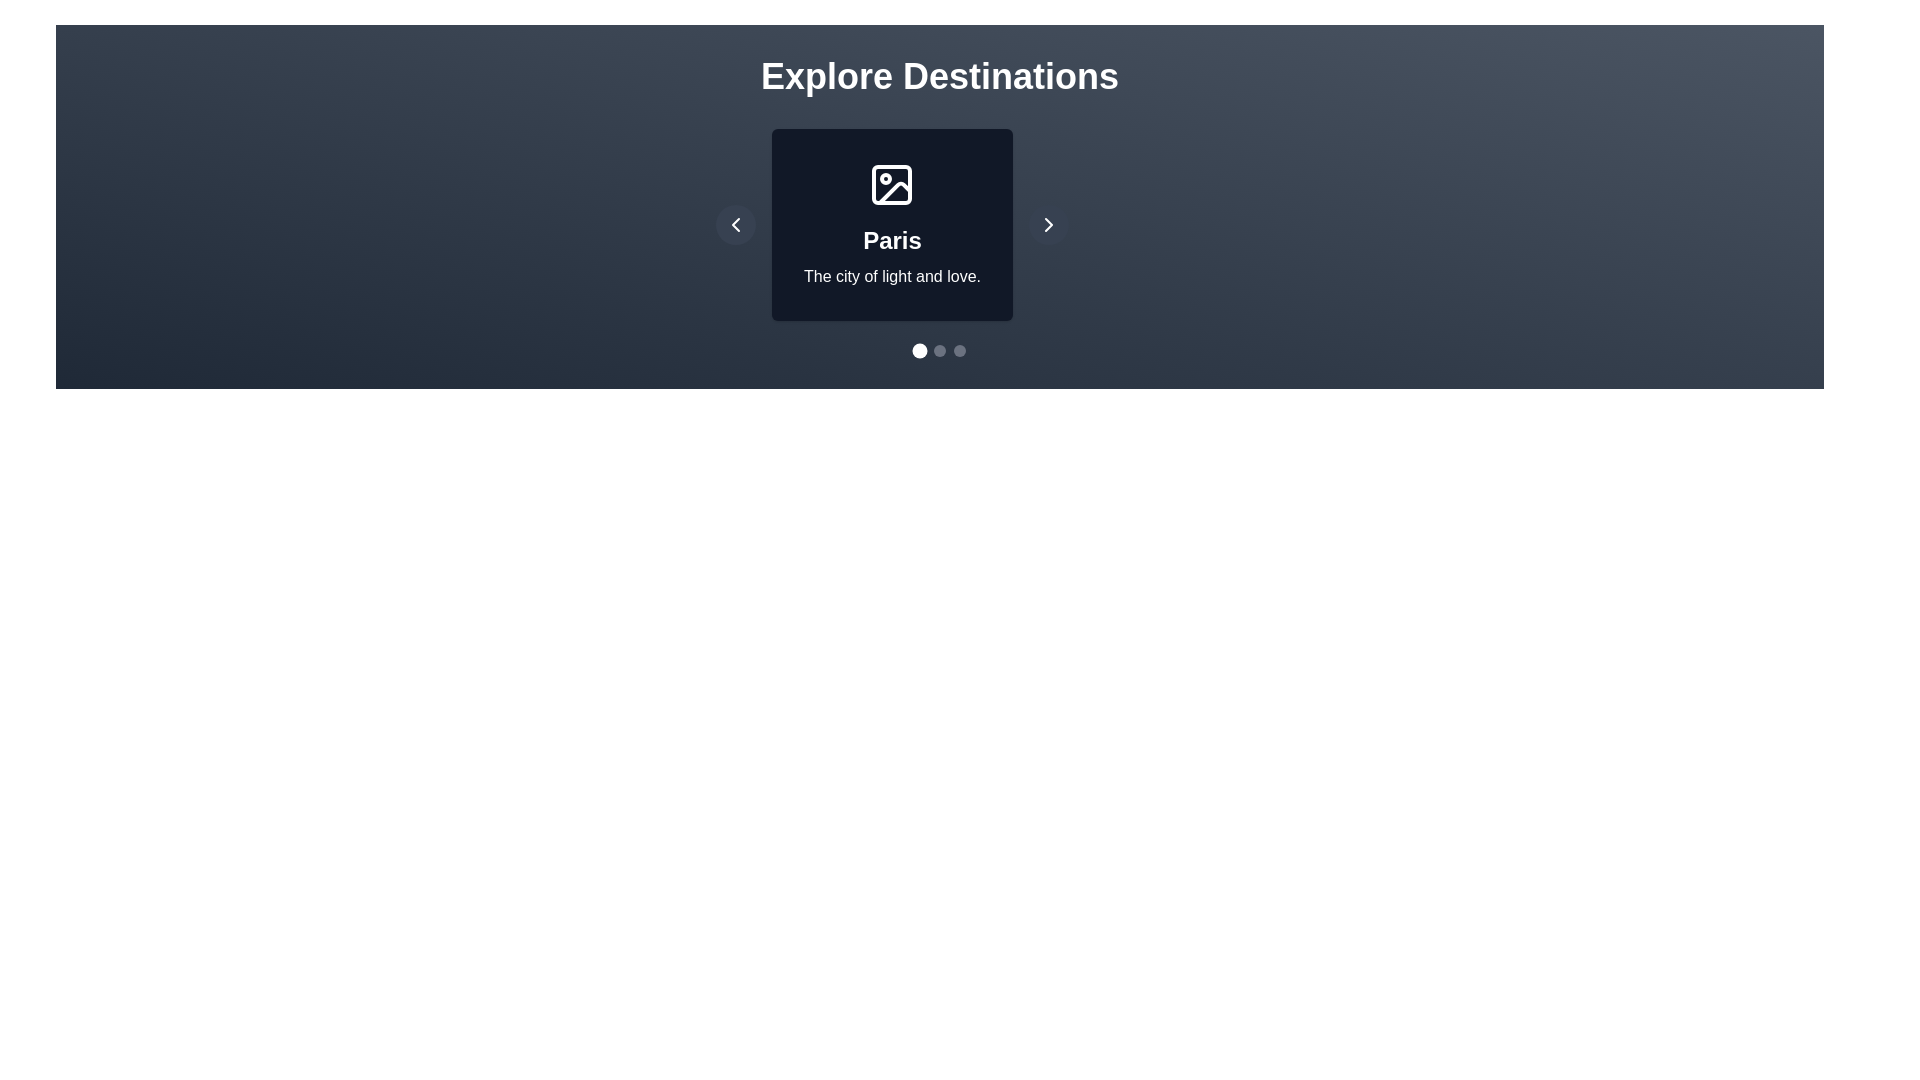 The image size is (1920, 1080). What do you see at coordinates (919, 350) in the screenshot?
I see `the dot corresponding to destination 0` at bounding box center [919, 350].